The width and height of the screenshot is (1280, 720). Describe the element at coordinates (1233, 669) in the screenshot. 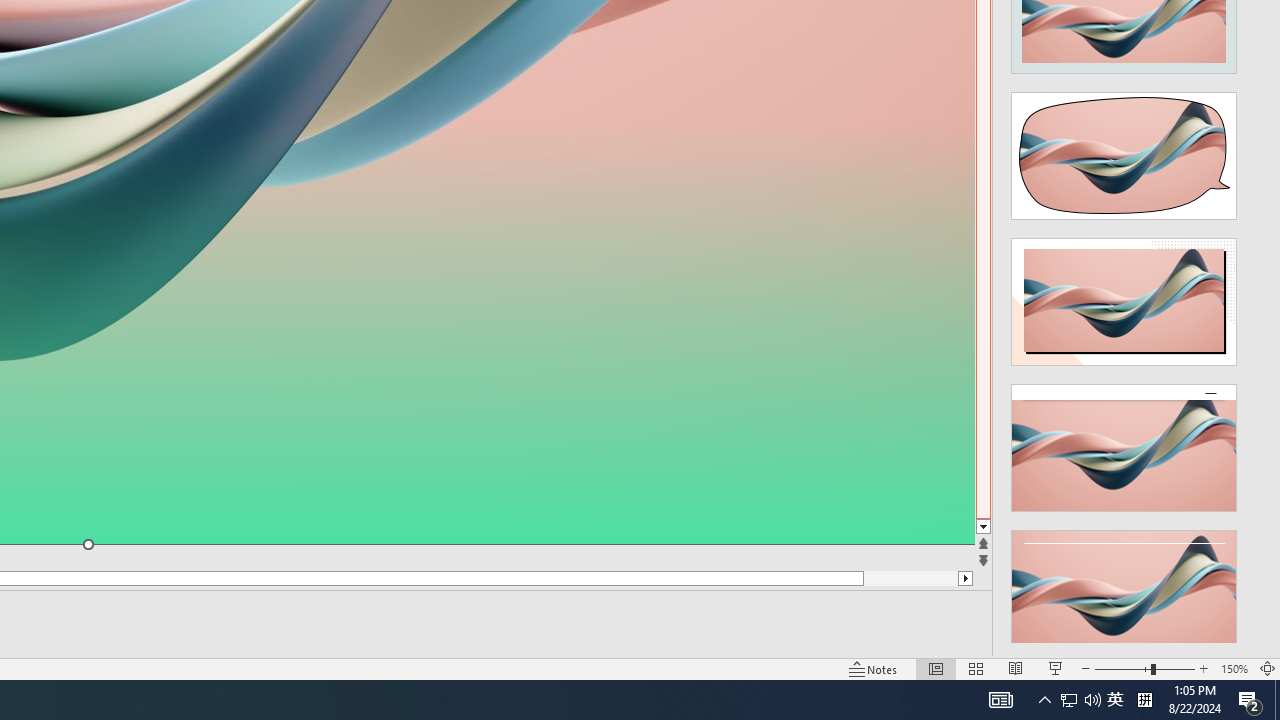

I see `'Zoom 150%'` at that location.